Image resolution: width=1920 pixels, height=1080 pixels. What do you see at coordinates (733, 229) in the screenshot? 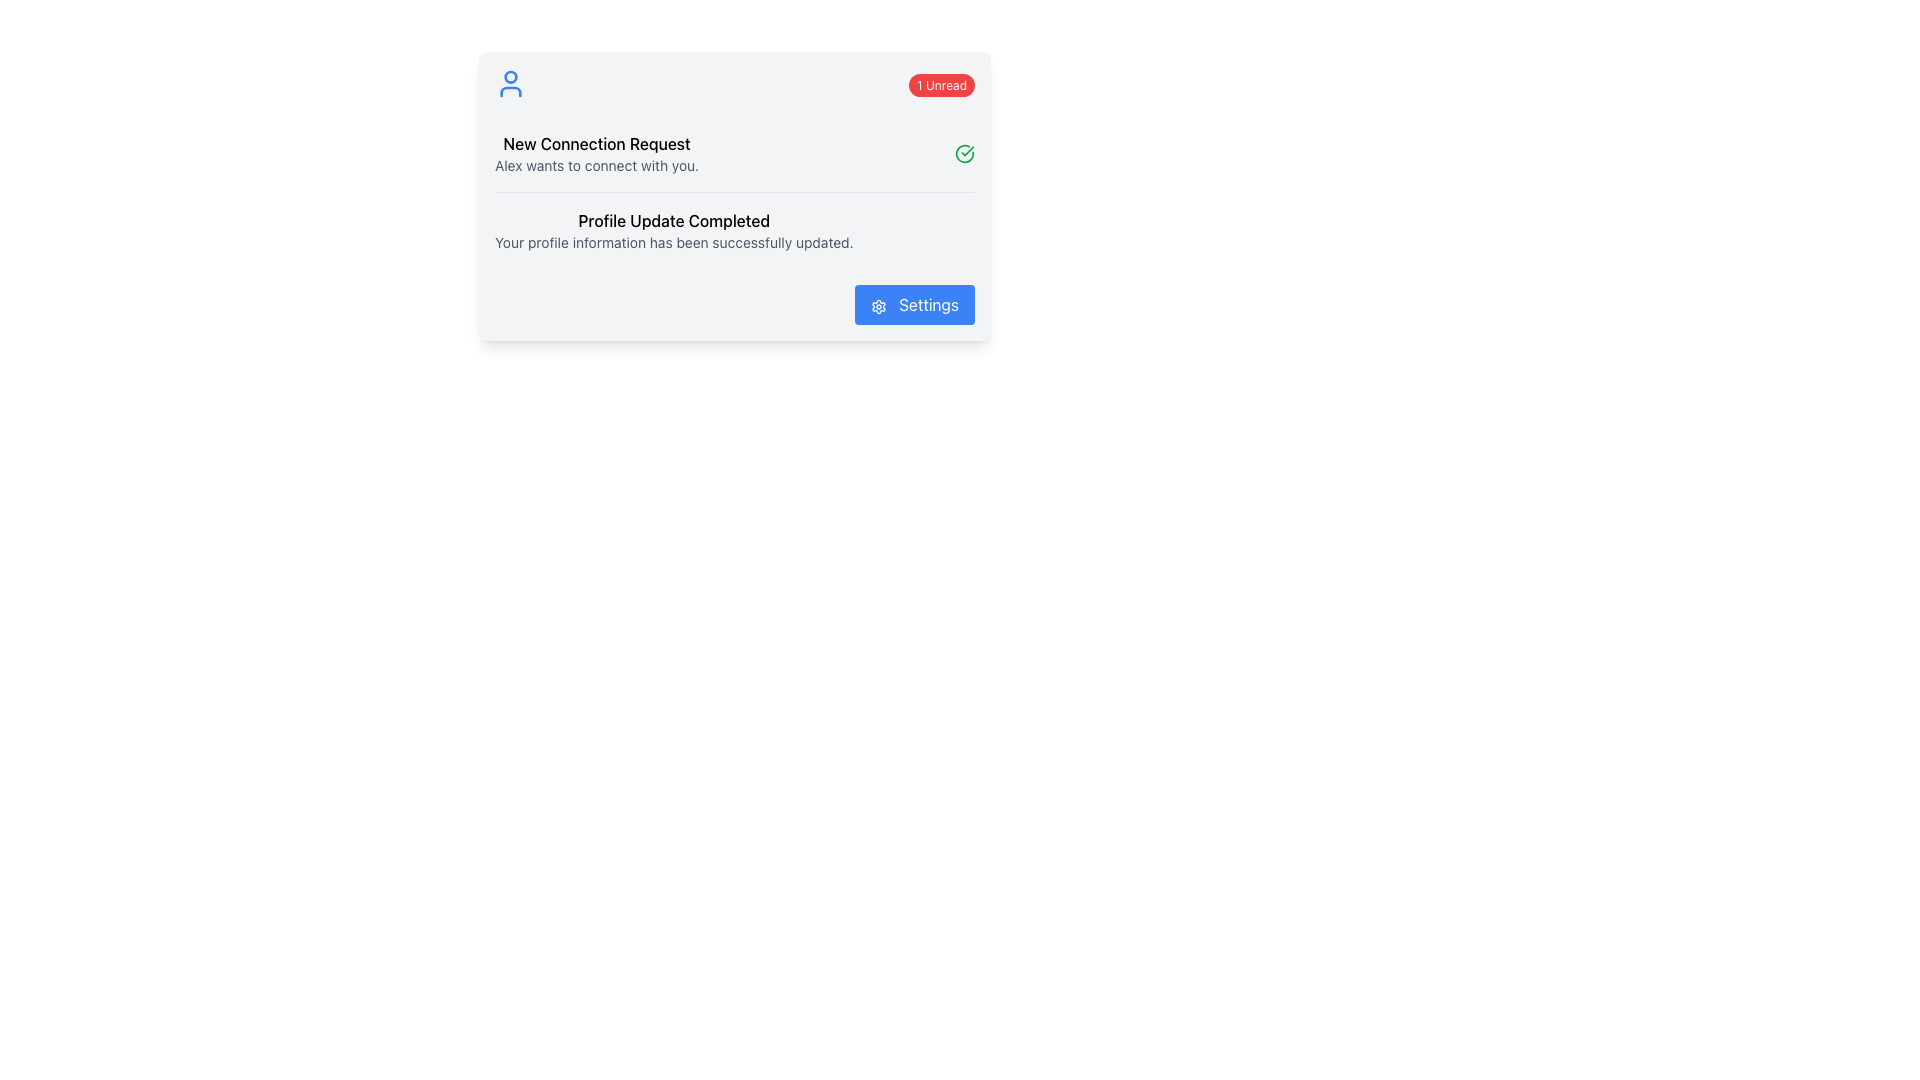
I see `the second notification message that conveys the successful update of the user's profile information, which is positioned beneath the 'New Connection Request' notification` at bounding box center [733, 229].